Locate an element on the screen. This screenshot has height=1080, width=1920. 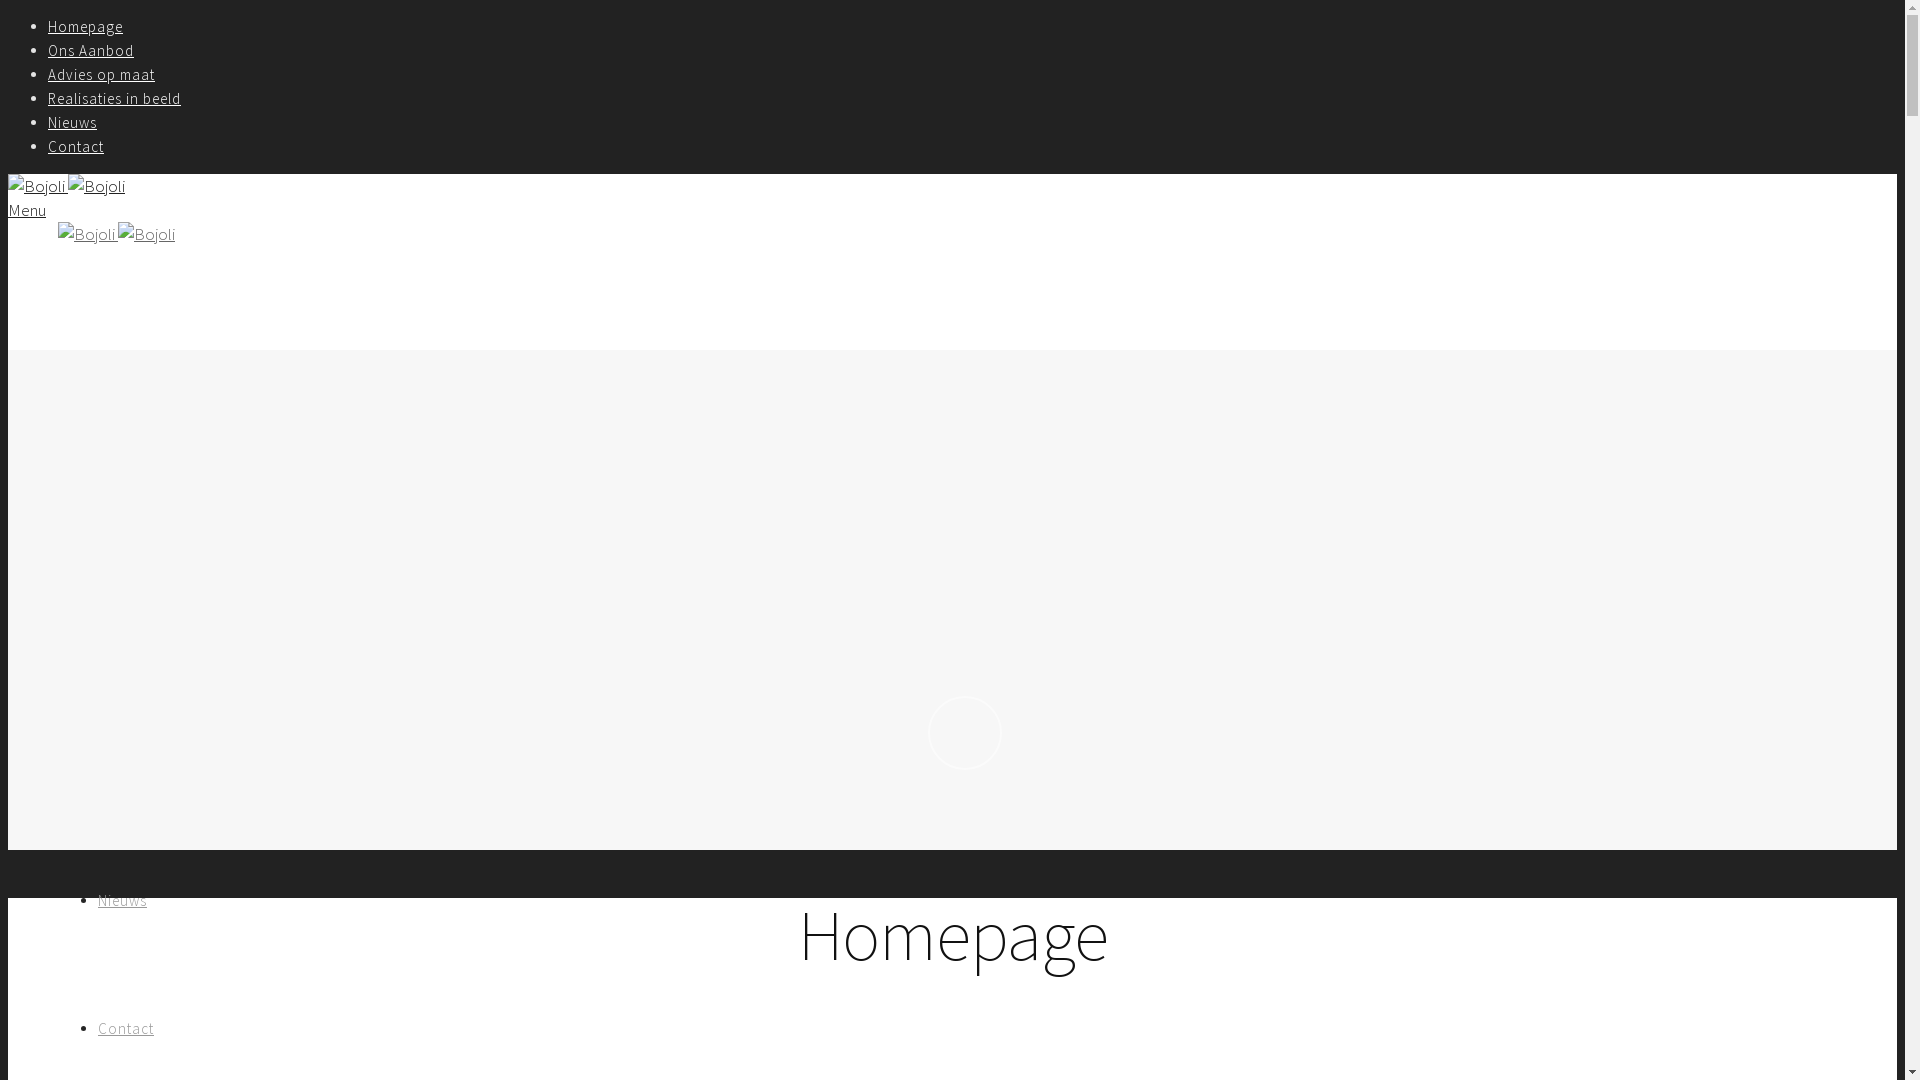
'Contact' is located at coordinates (124, 1028).